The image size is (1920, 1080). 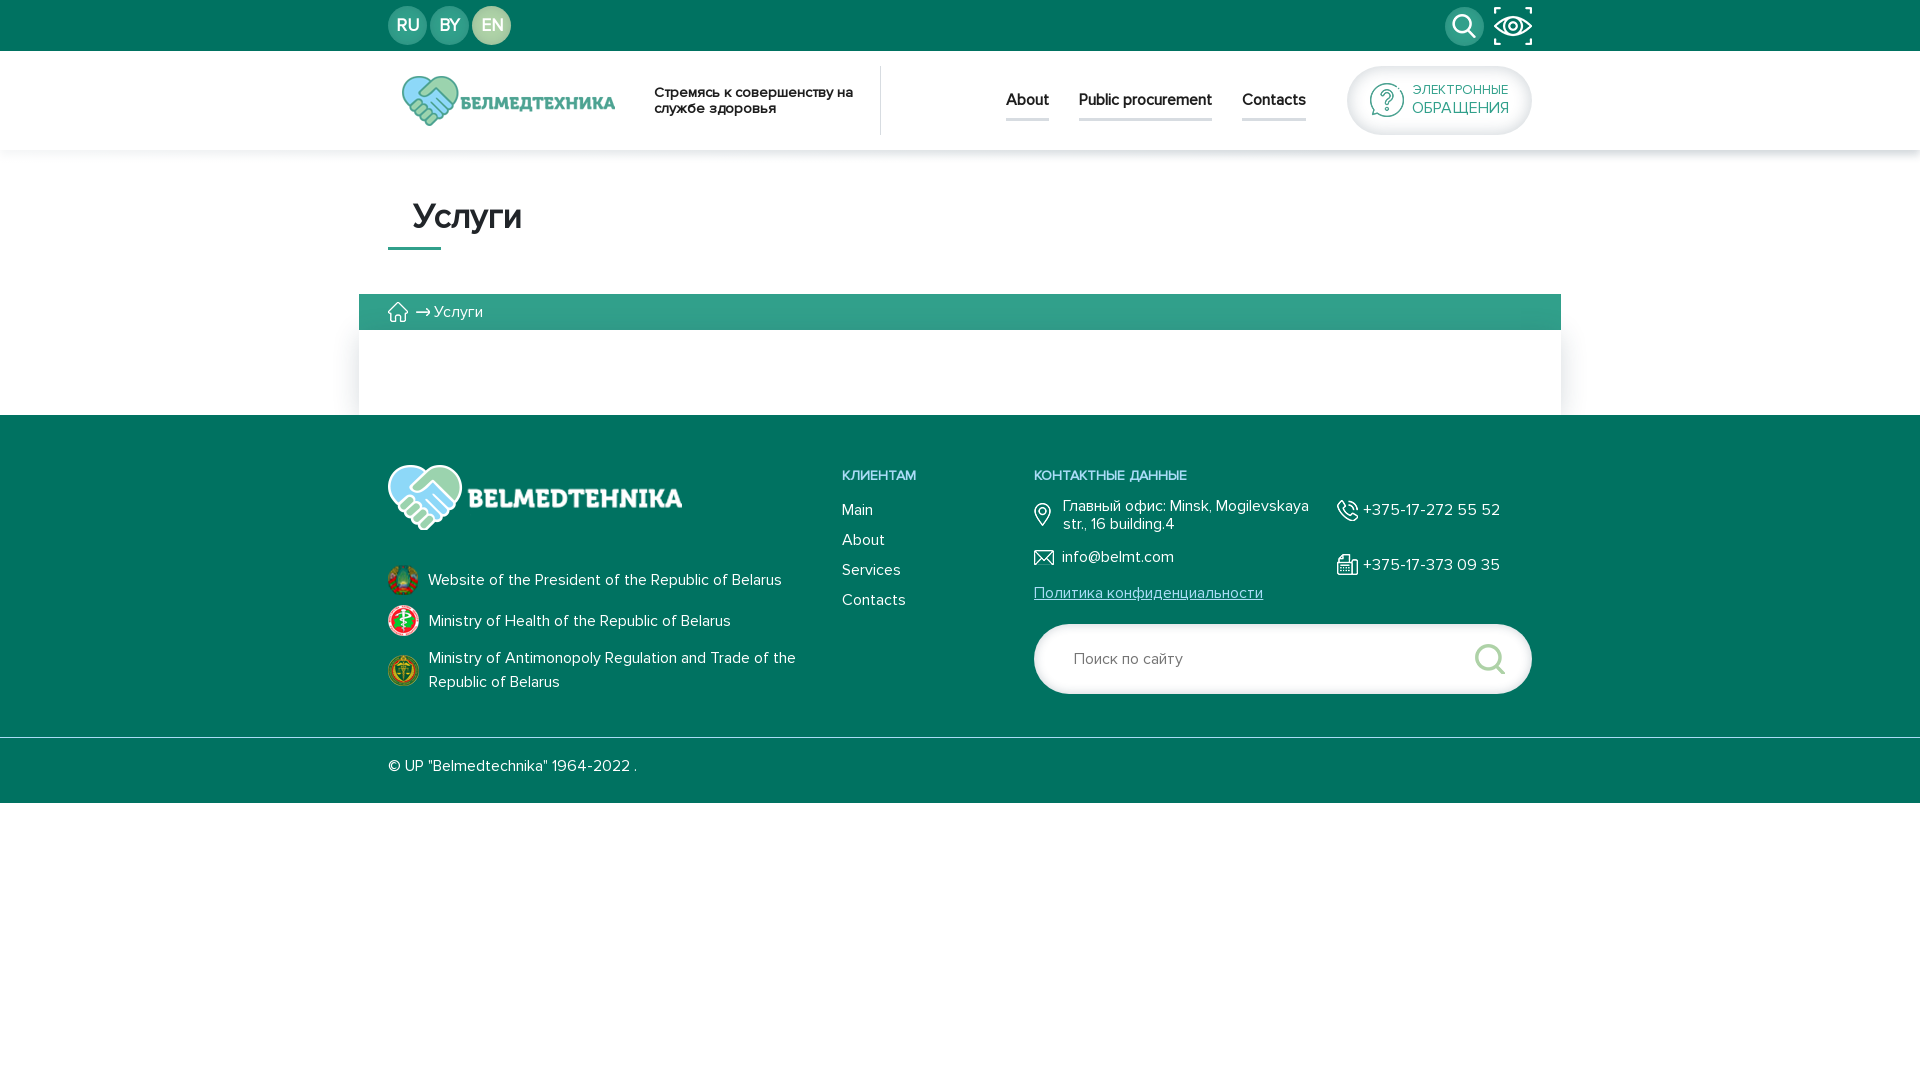 I want to click on 'EN', so click(x=491, y=25).